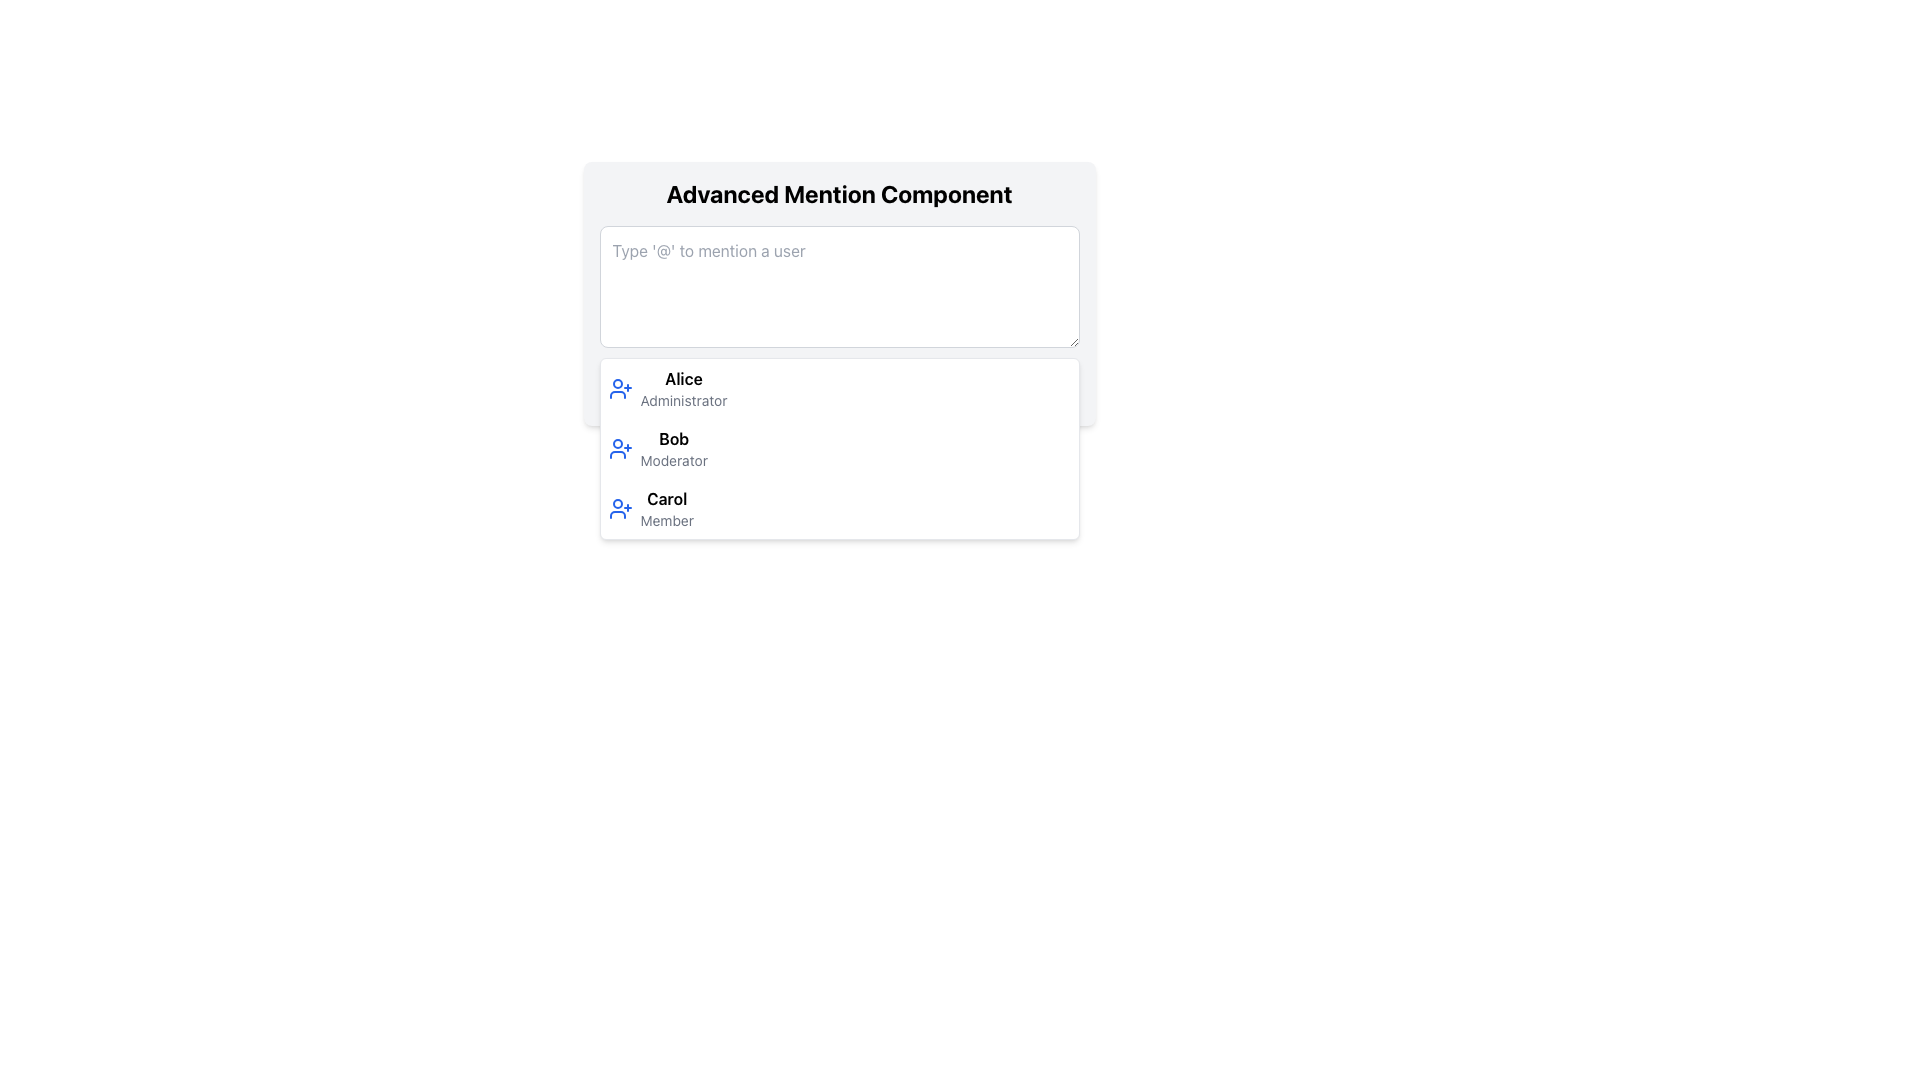 This screenshot has width=1920, height=1080. I want to click on to select the user entry for Carol, who is listed as the third item in the dropdown-like component after Alice and Bob, so click(667, 508).